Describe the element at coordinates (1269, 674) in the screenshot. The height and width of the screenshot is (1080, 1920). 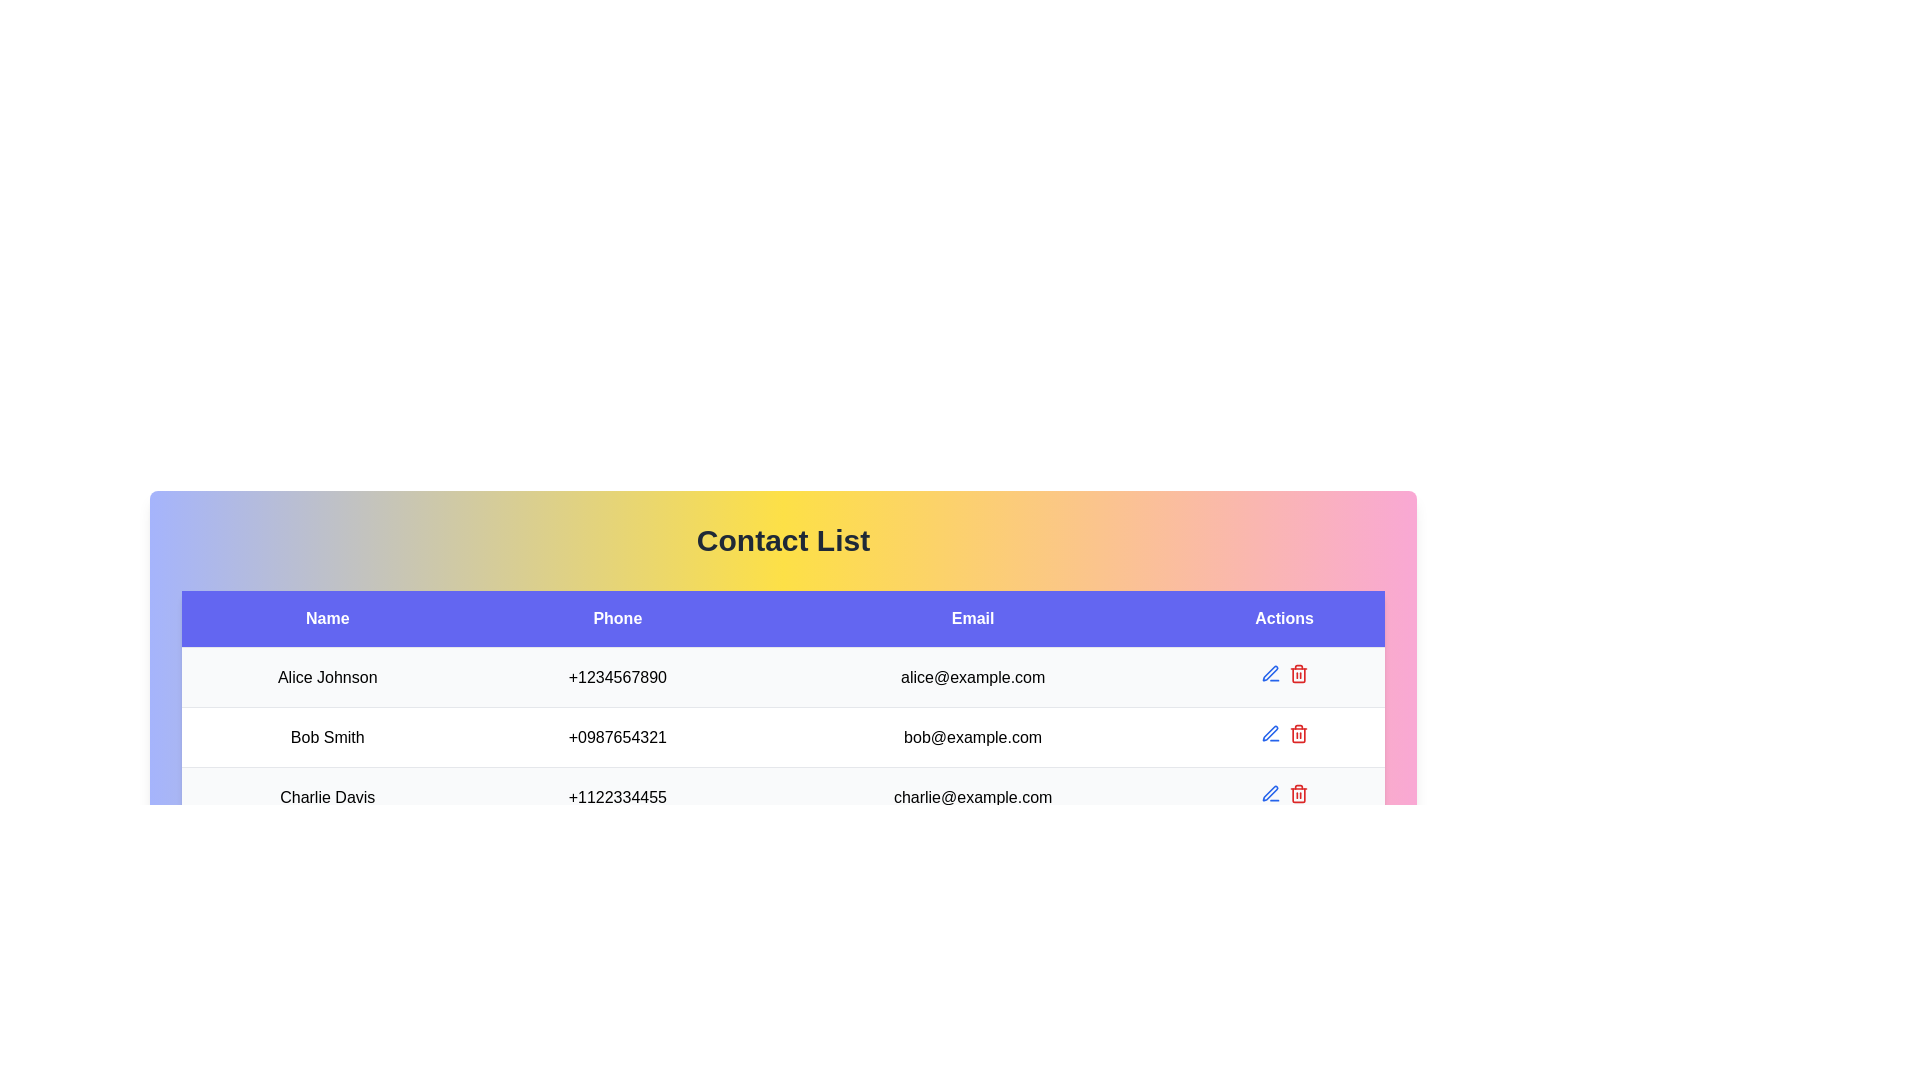
I see `the 'Edit' button located in the 'Actions' column of the first row of the contact list to initiate the edit operation` at that location.